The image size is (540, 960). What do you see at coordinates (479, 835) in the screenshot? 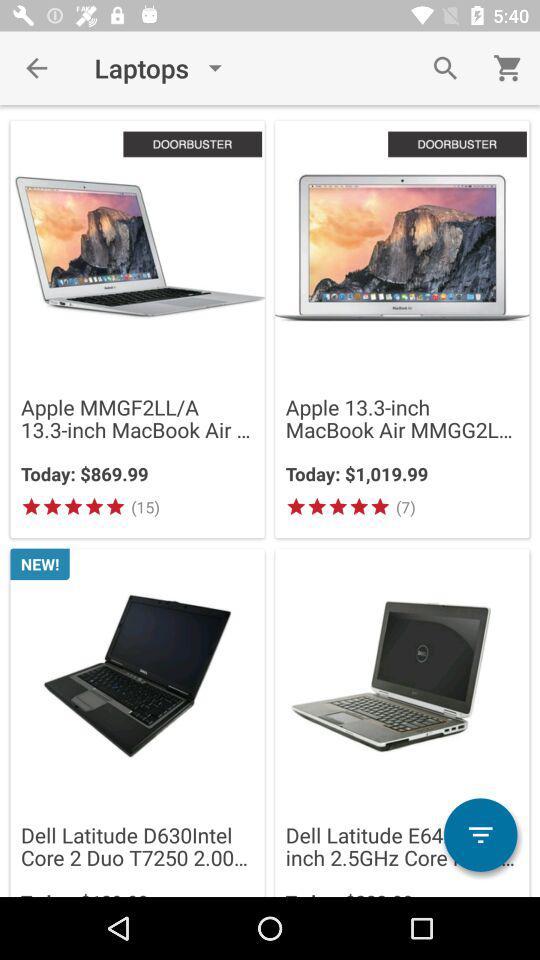
I see `the blue button which is at the right bottom of the page` at bounding box center [479, 835].